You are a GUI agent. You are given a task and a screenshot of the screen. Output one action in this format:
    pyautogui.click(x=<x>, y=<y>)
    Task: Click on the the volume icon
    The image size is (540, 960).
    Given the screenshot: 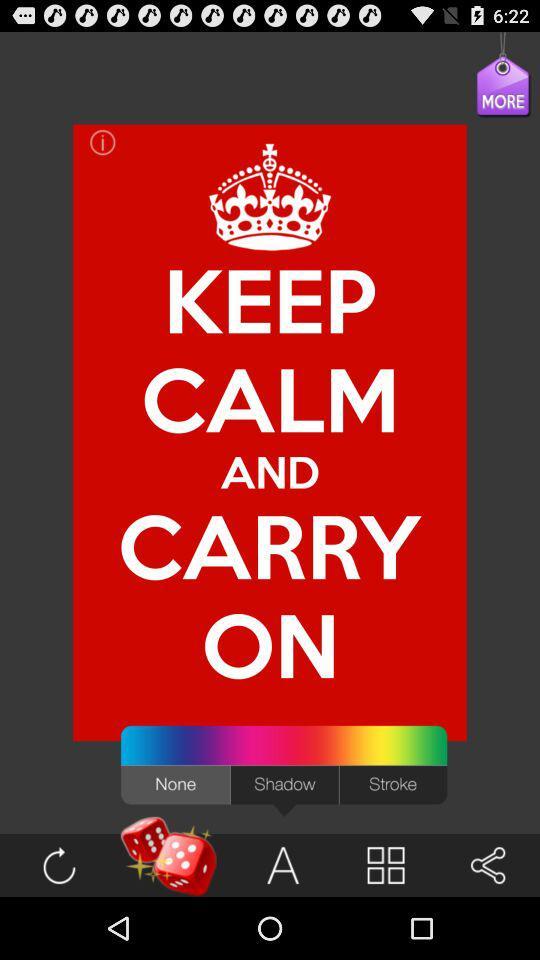 What is the action you would take?
    pyautogui.click(x=487, y=926)
    